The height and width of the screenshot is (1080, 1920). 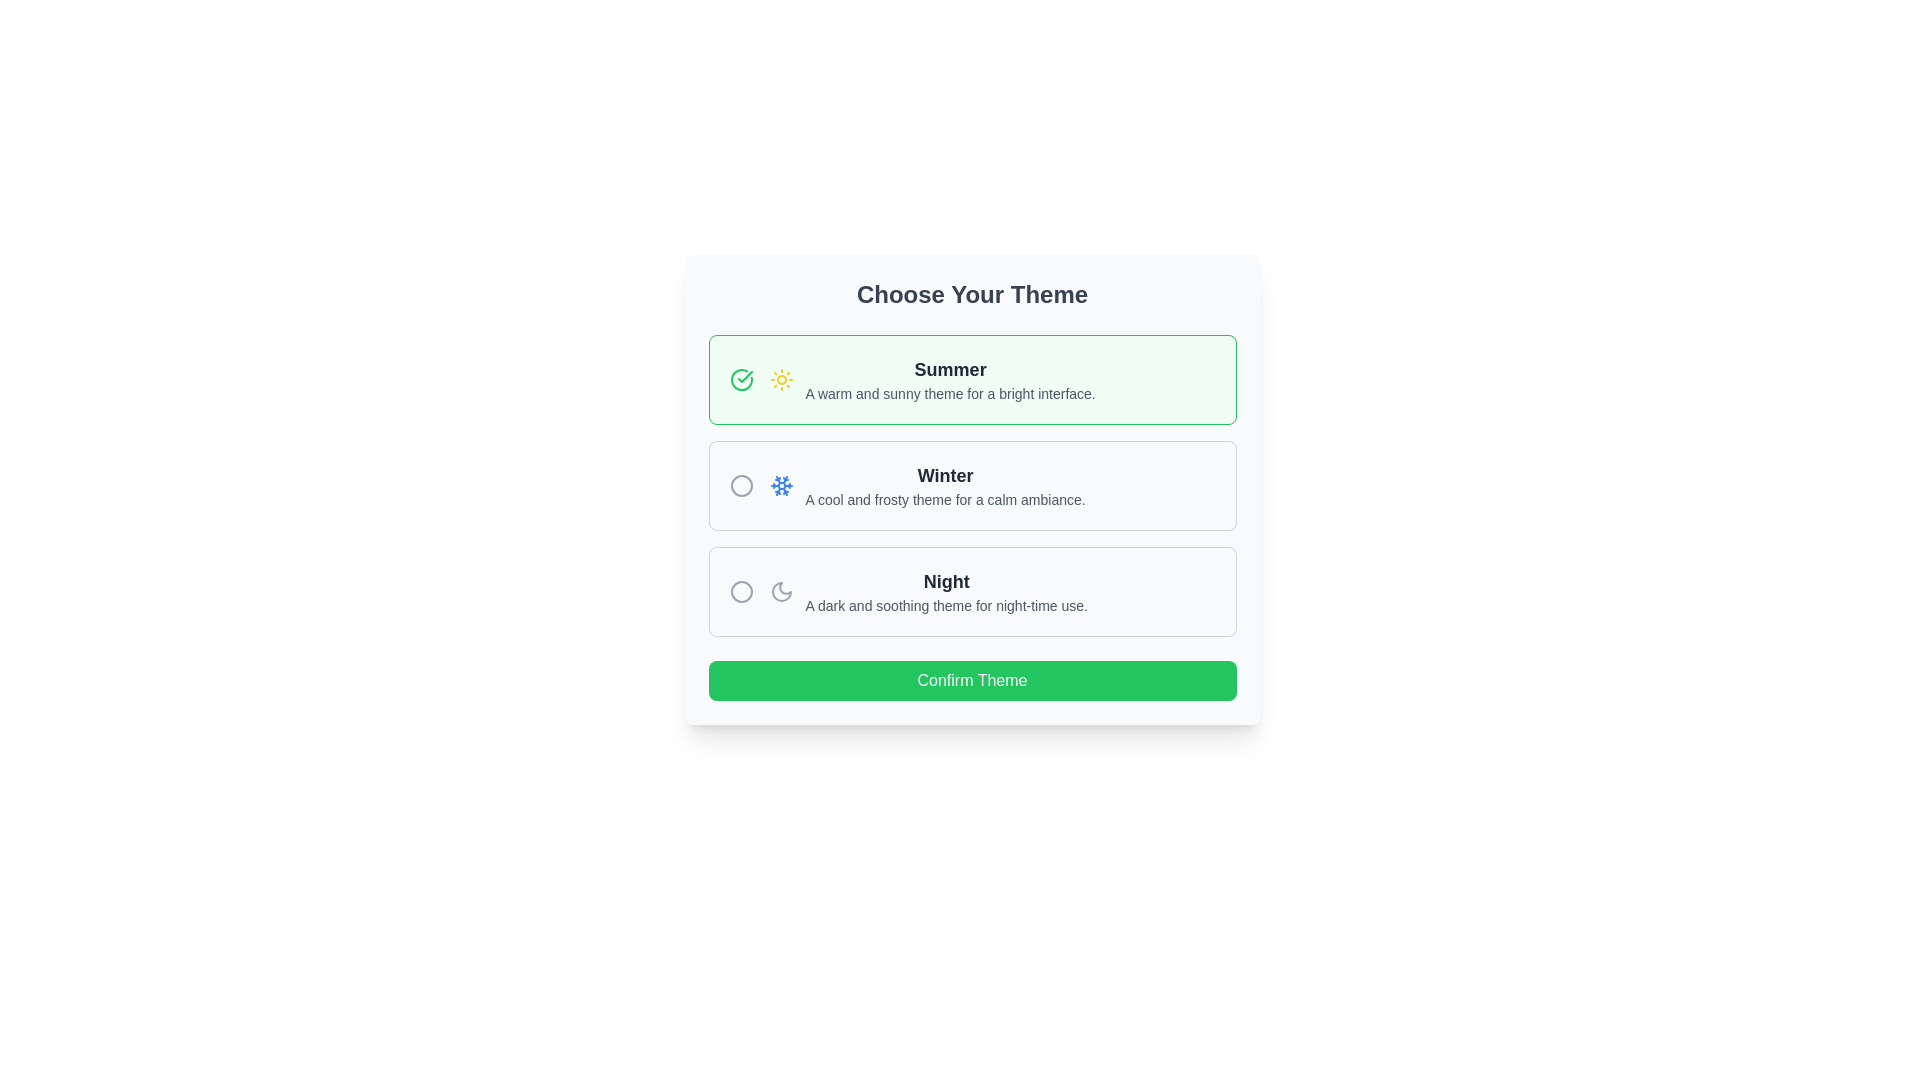 I want to click on text block titled 'Summer' which describes a warm and sunny theme for a bright interface, so click(x=931, y=380).